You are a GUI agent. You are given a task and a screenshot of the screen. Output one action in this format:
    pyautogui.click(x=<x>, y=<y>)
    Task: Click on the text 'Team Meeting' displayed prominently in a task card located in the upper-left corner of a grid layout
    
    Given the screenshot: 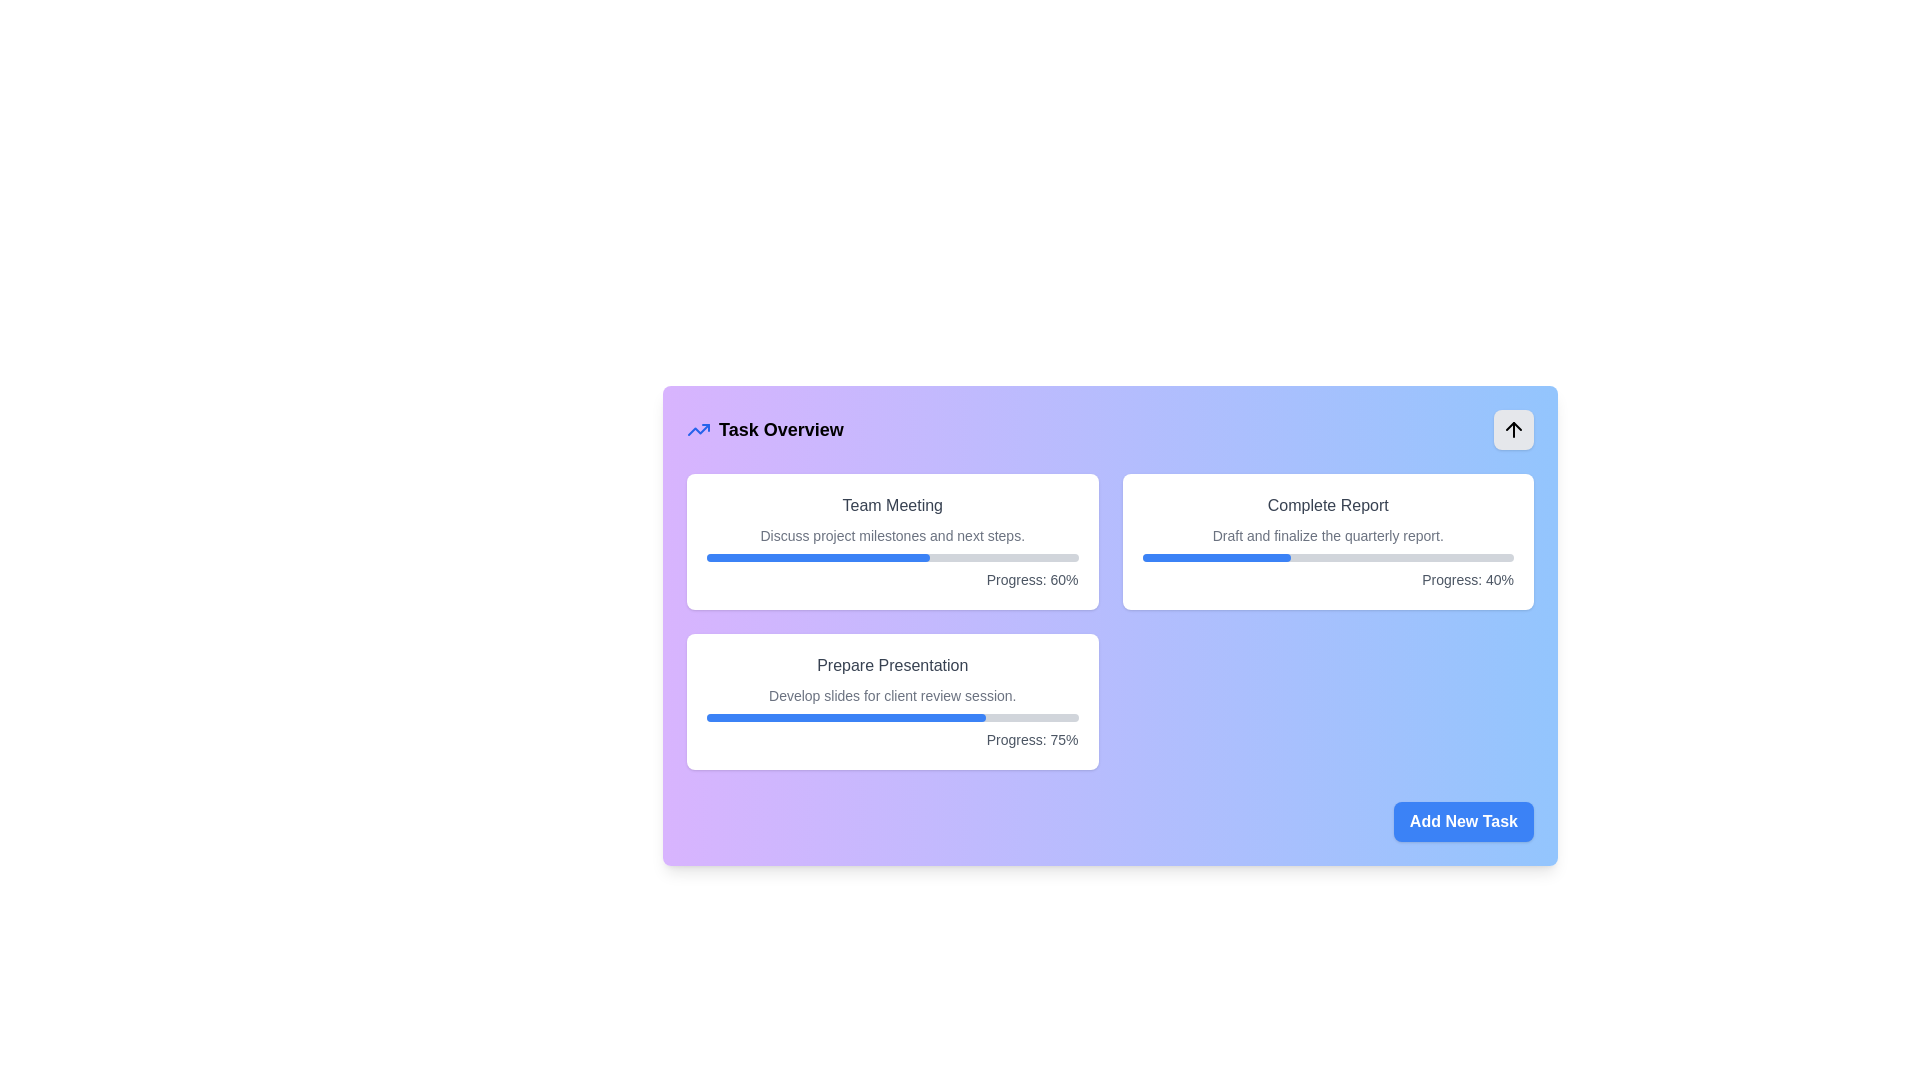 What is the action you would take?
    pyautogui.click(x=891, y=504)
    